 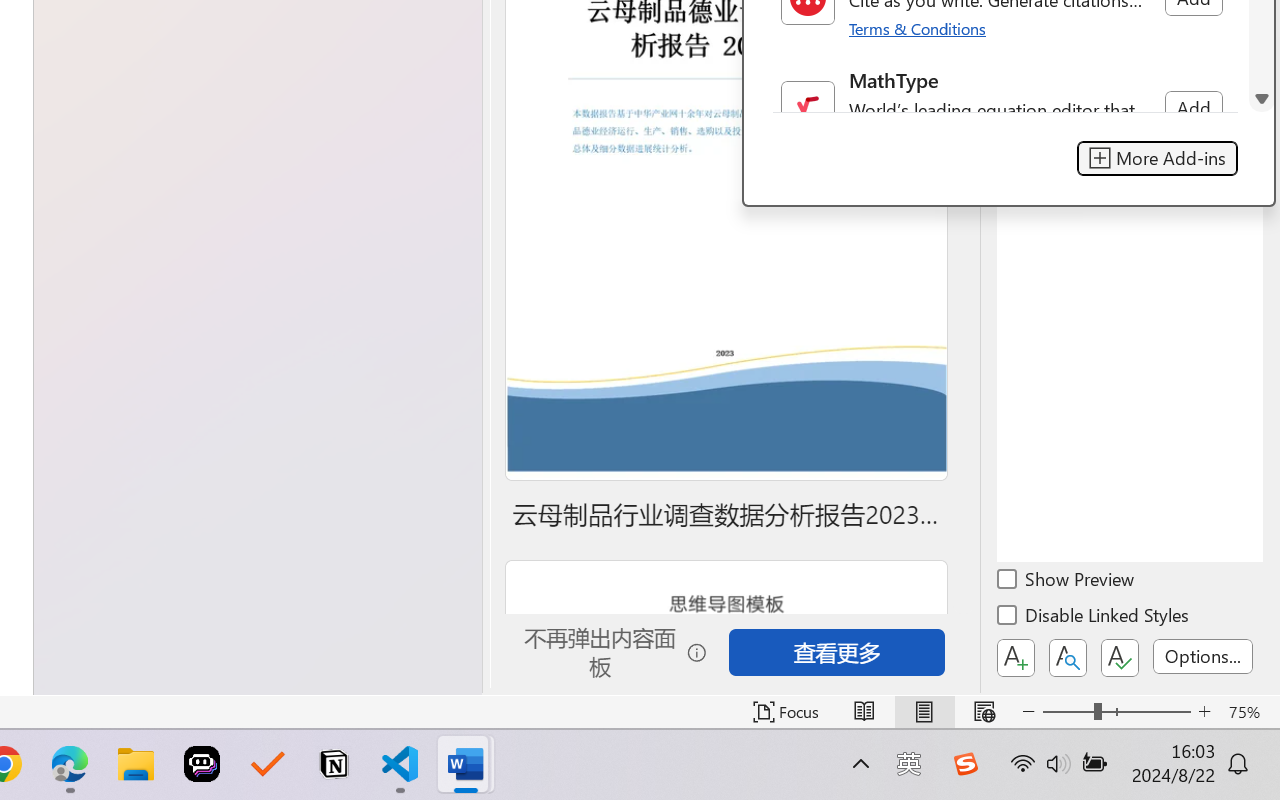 I want to click on 'Web Layout', so click(x=984, y=711).